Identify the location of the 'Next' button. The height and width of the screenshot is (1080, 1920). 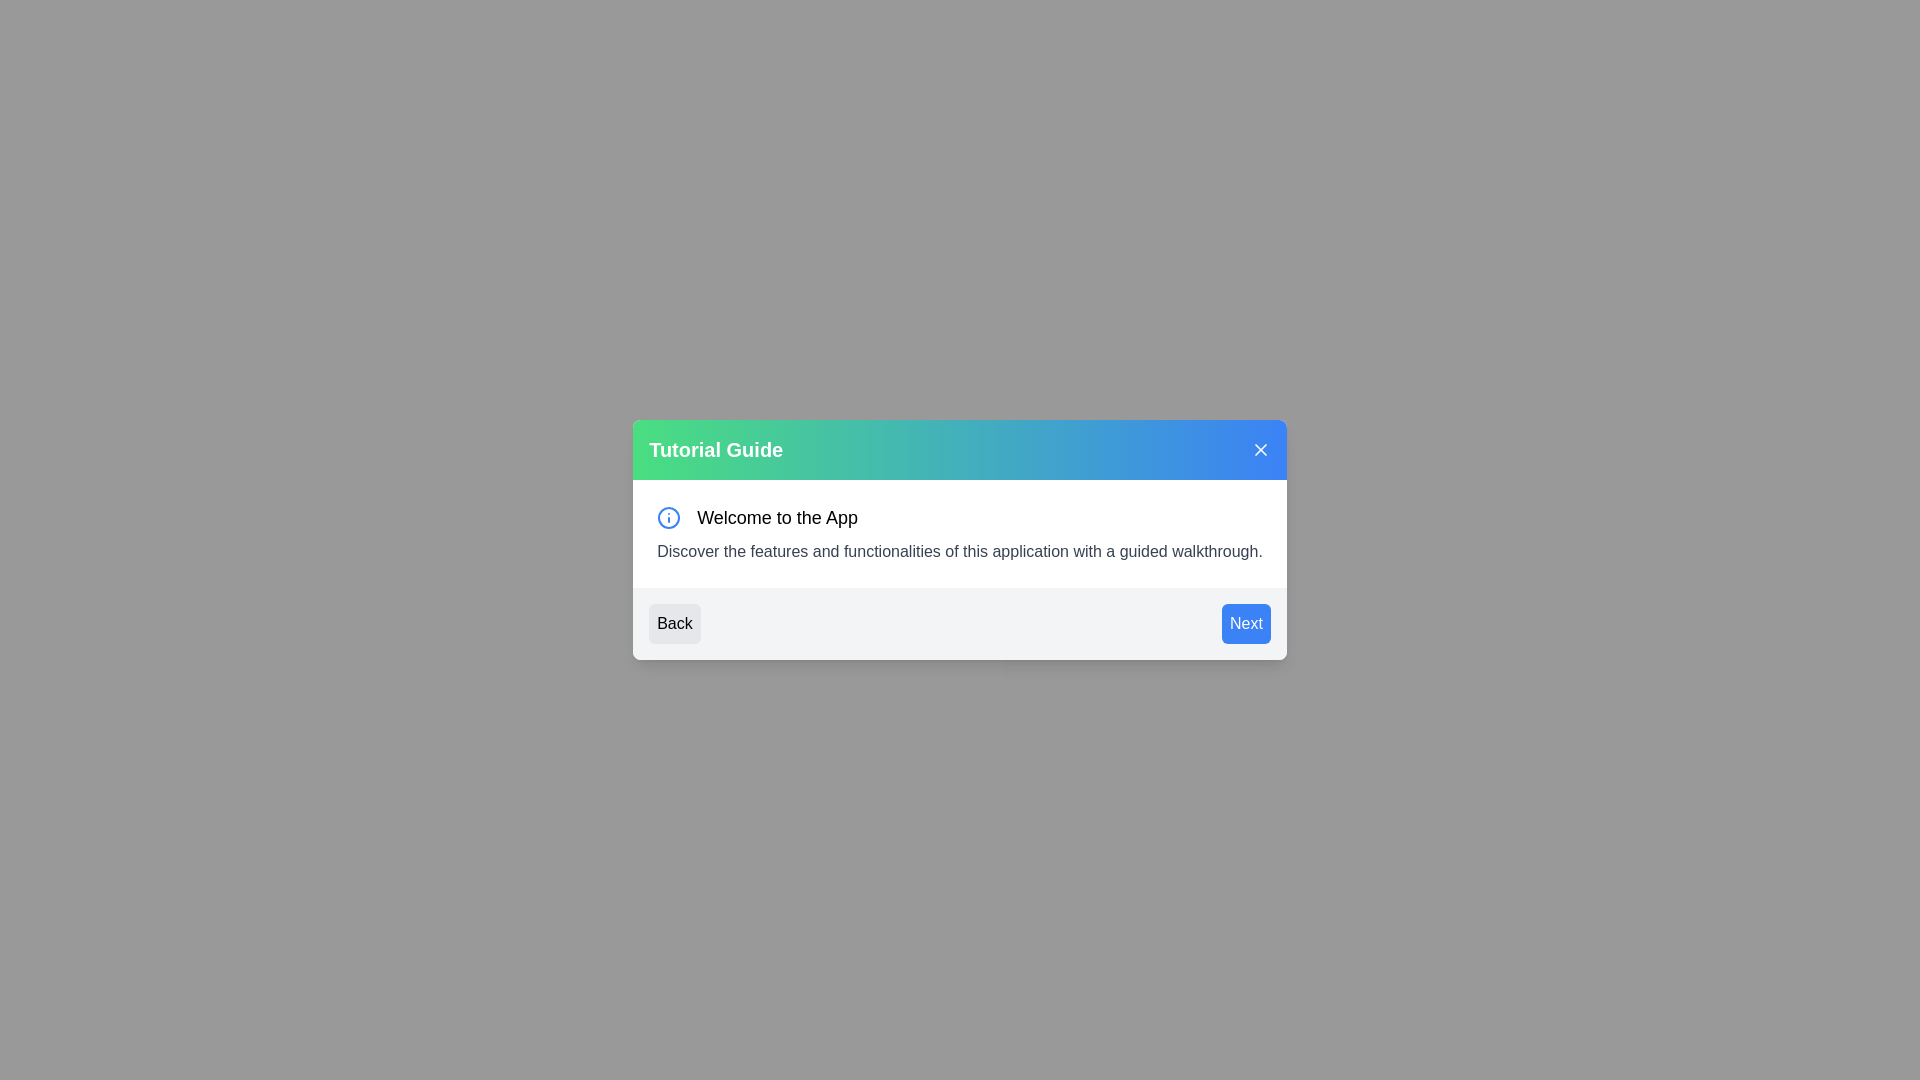
(1245, 623).